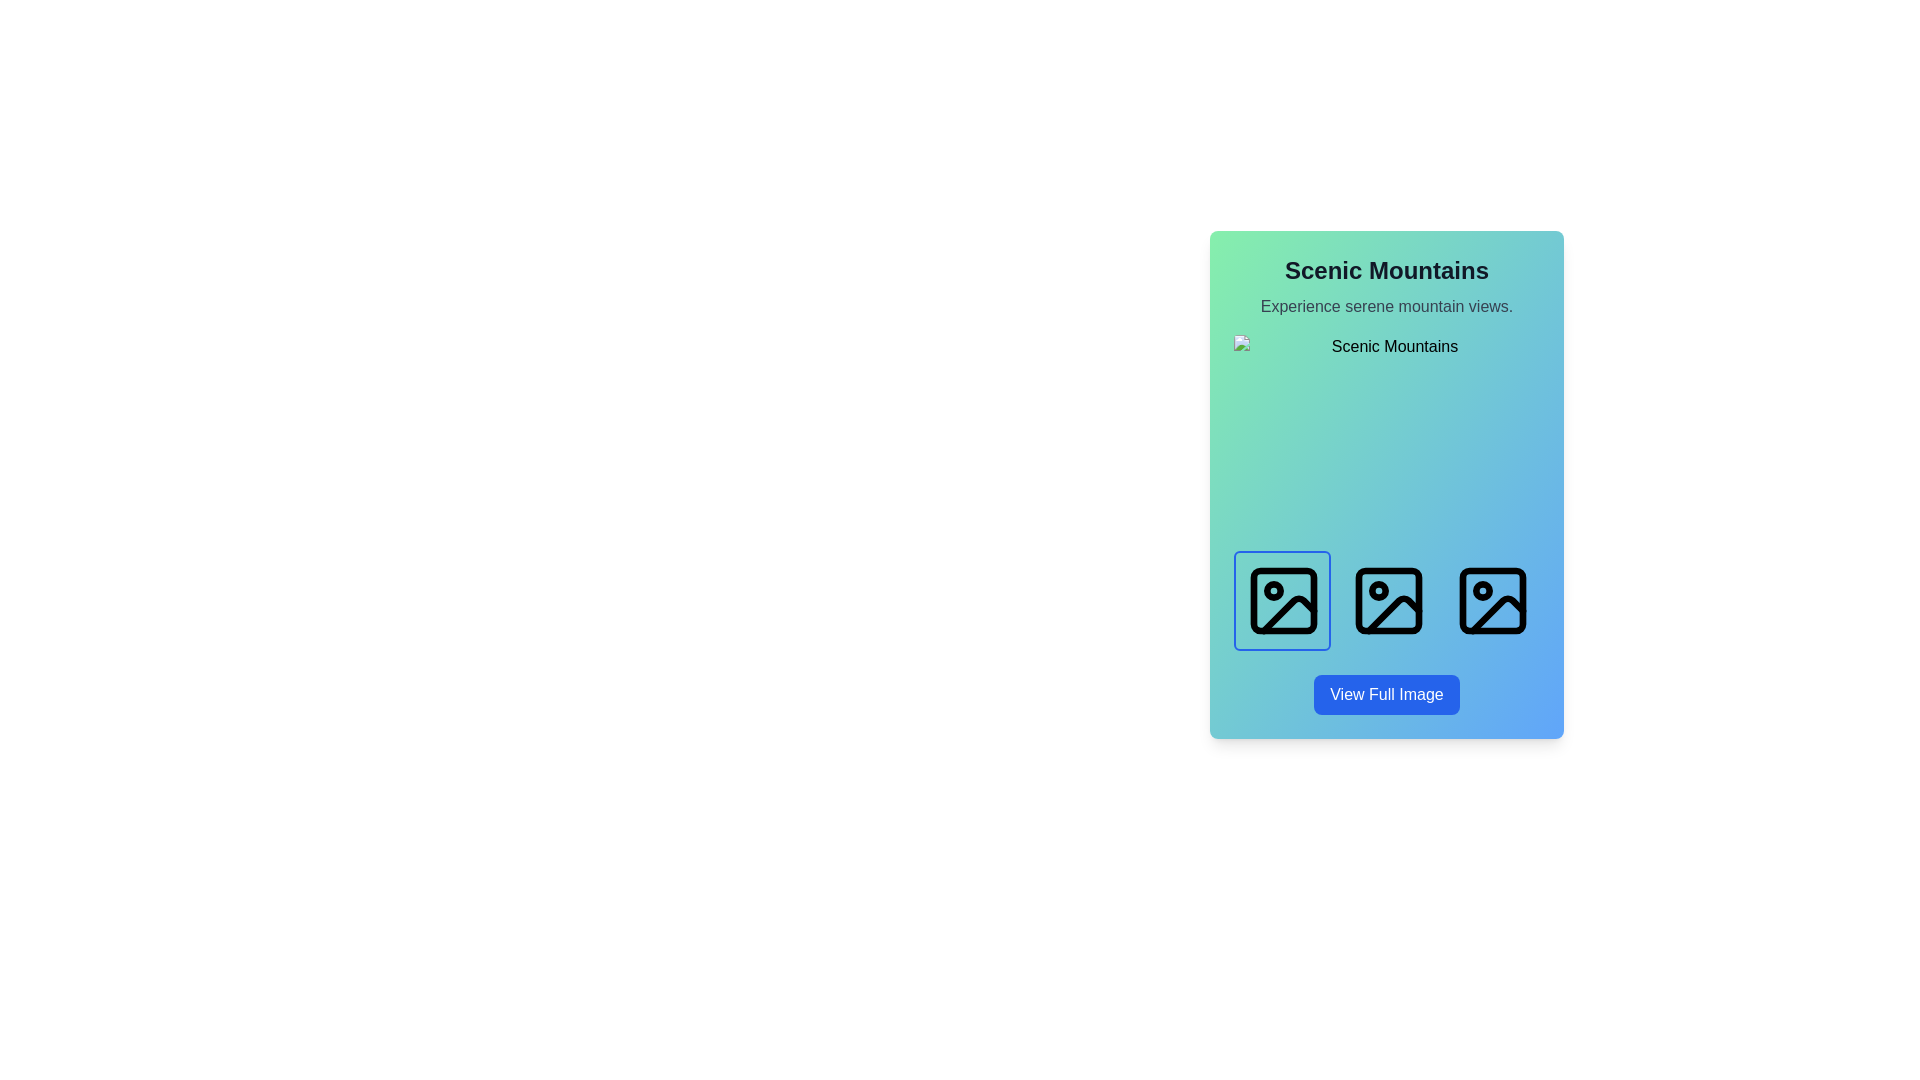 This screenshot has width=1920, height=1080. I want to click on the Text block header with a subheading that serves as a descriptive title for the content related to scenic images, positioned at the top center of a card-like UI component, so click(1386, 286).